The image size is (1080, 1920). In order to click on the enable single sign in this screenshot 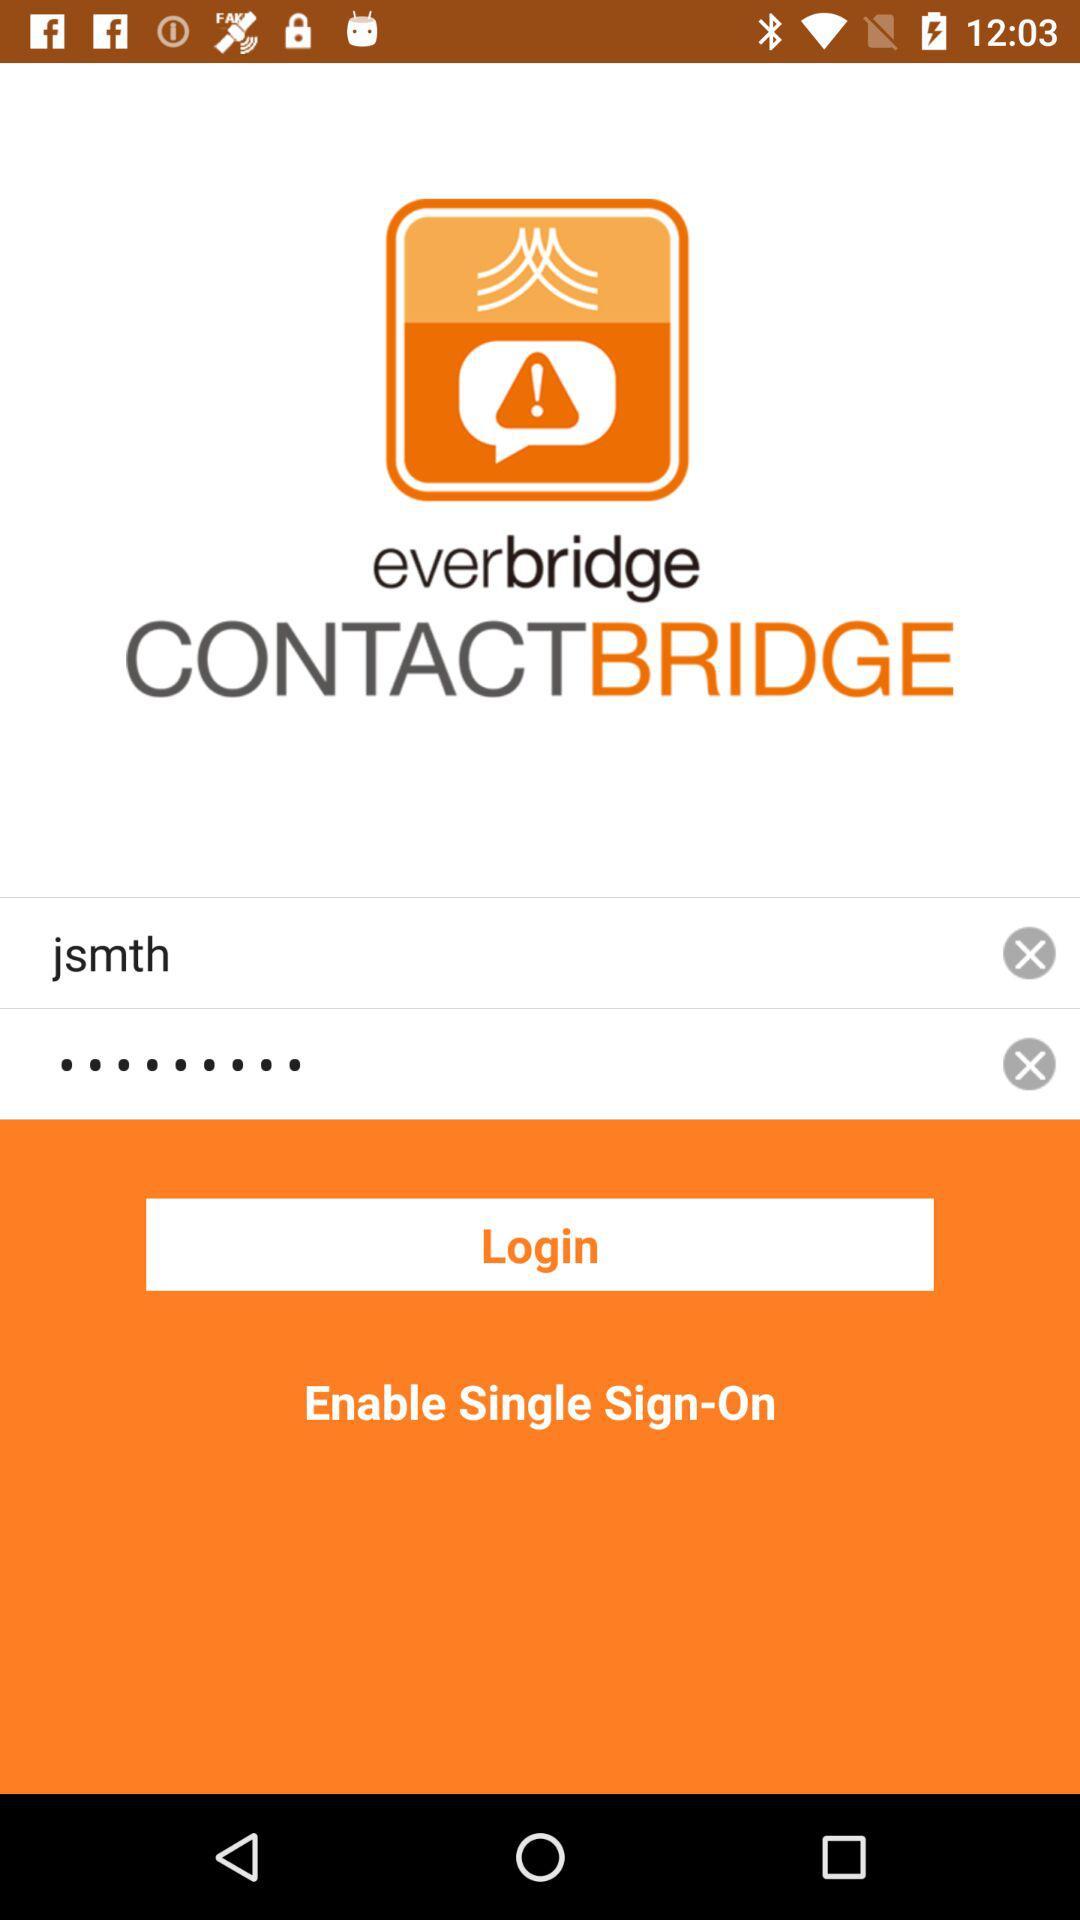, I will do `click(540, 1400)`.